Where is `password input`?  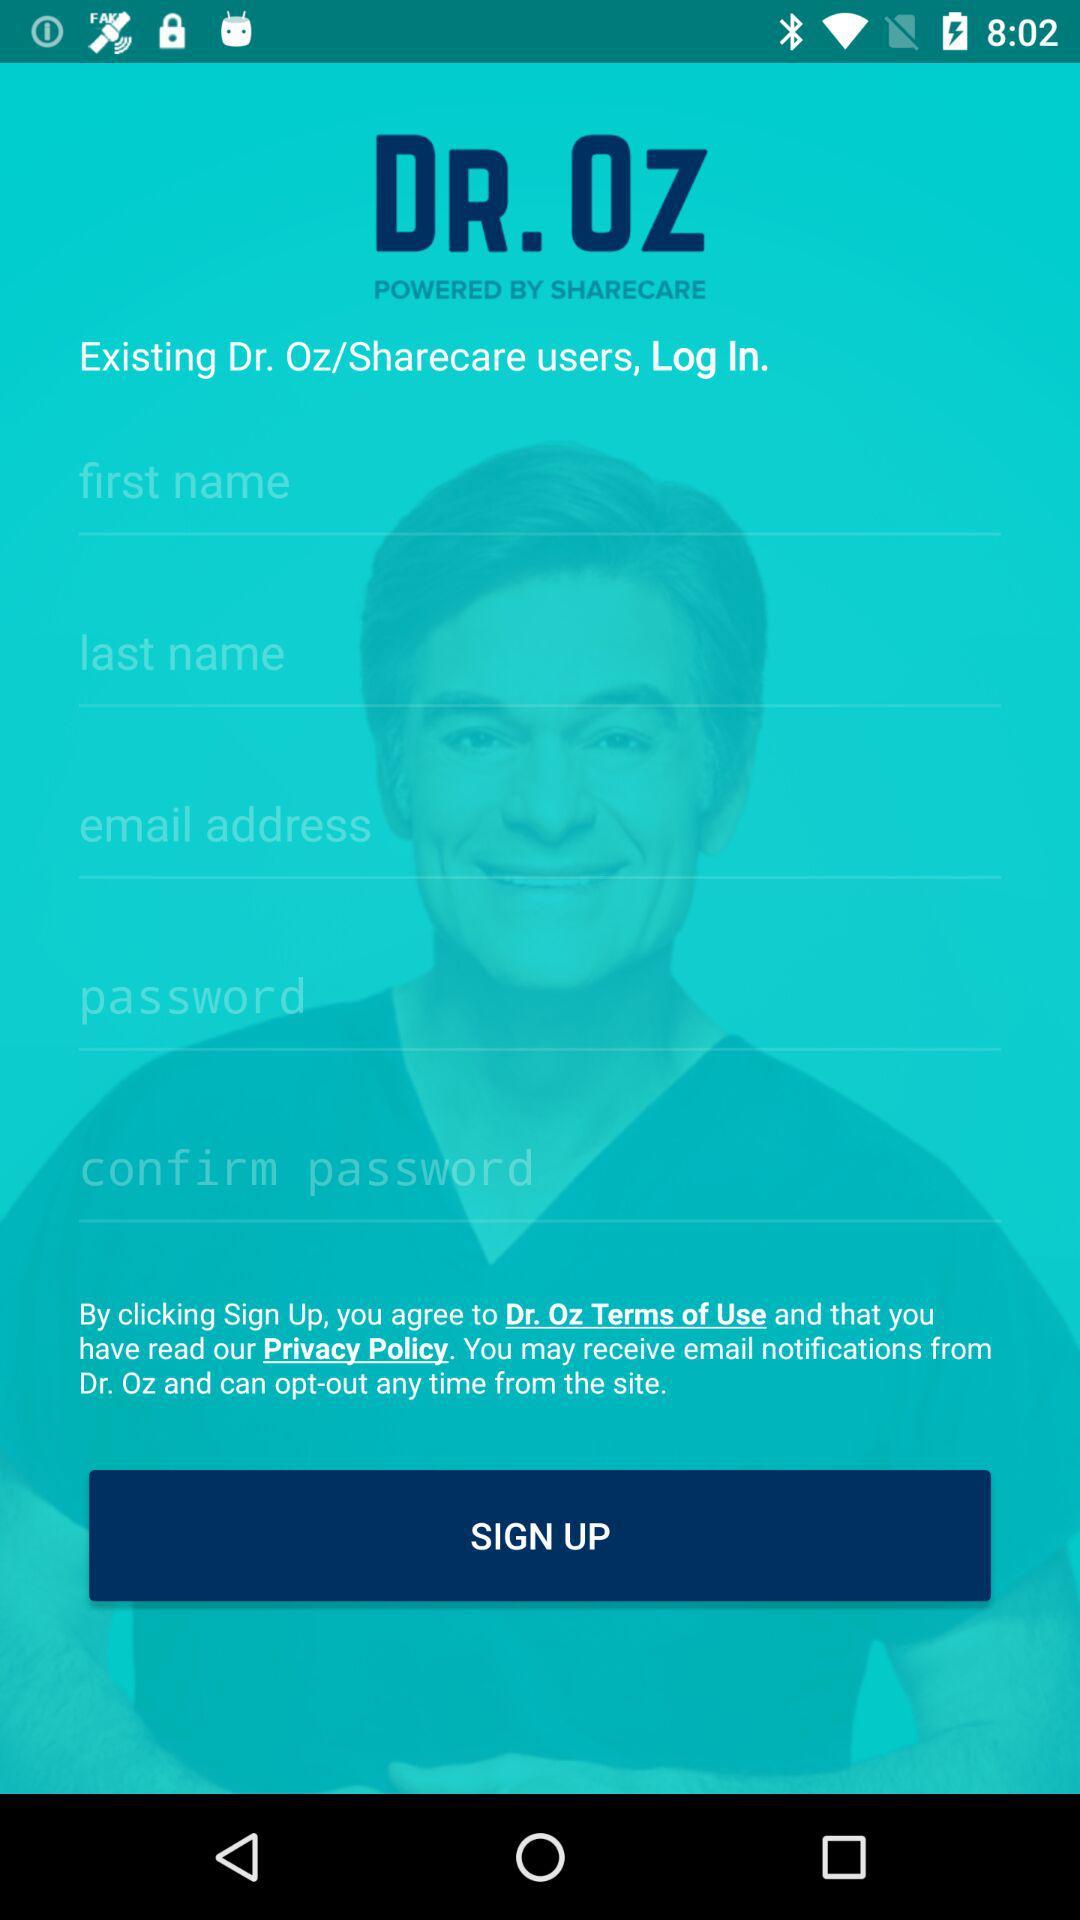
password input is located at coordinates (540, 989).